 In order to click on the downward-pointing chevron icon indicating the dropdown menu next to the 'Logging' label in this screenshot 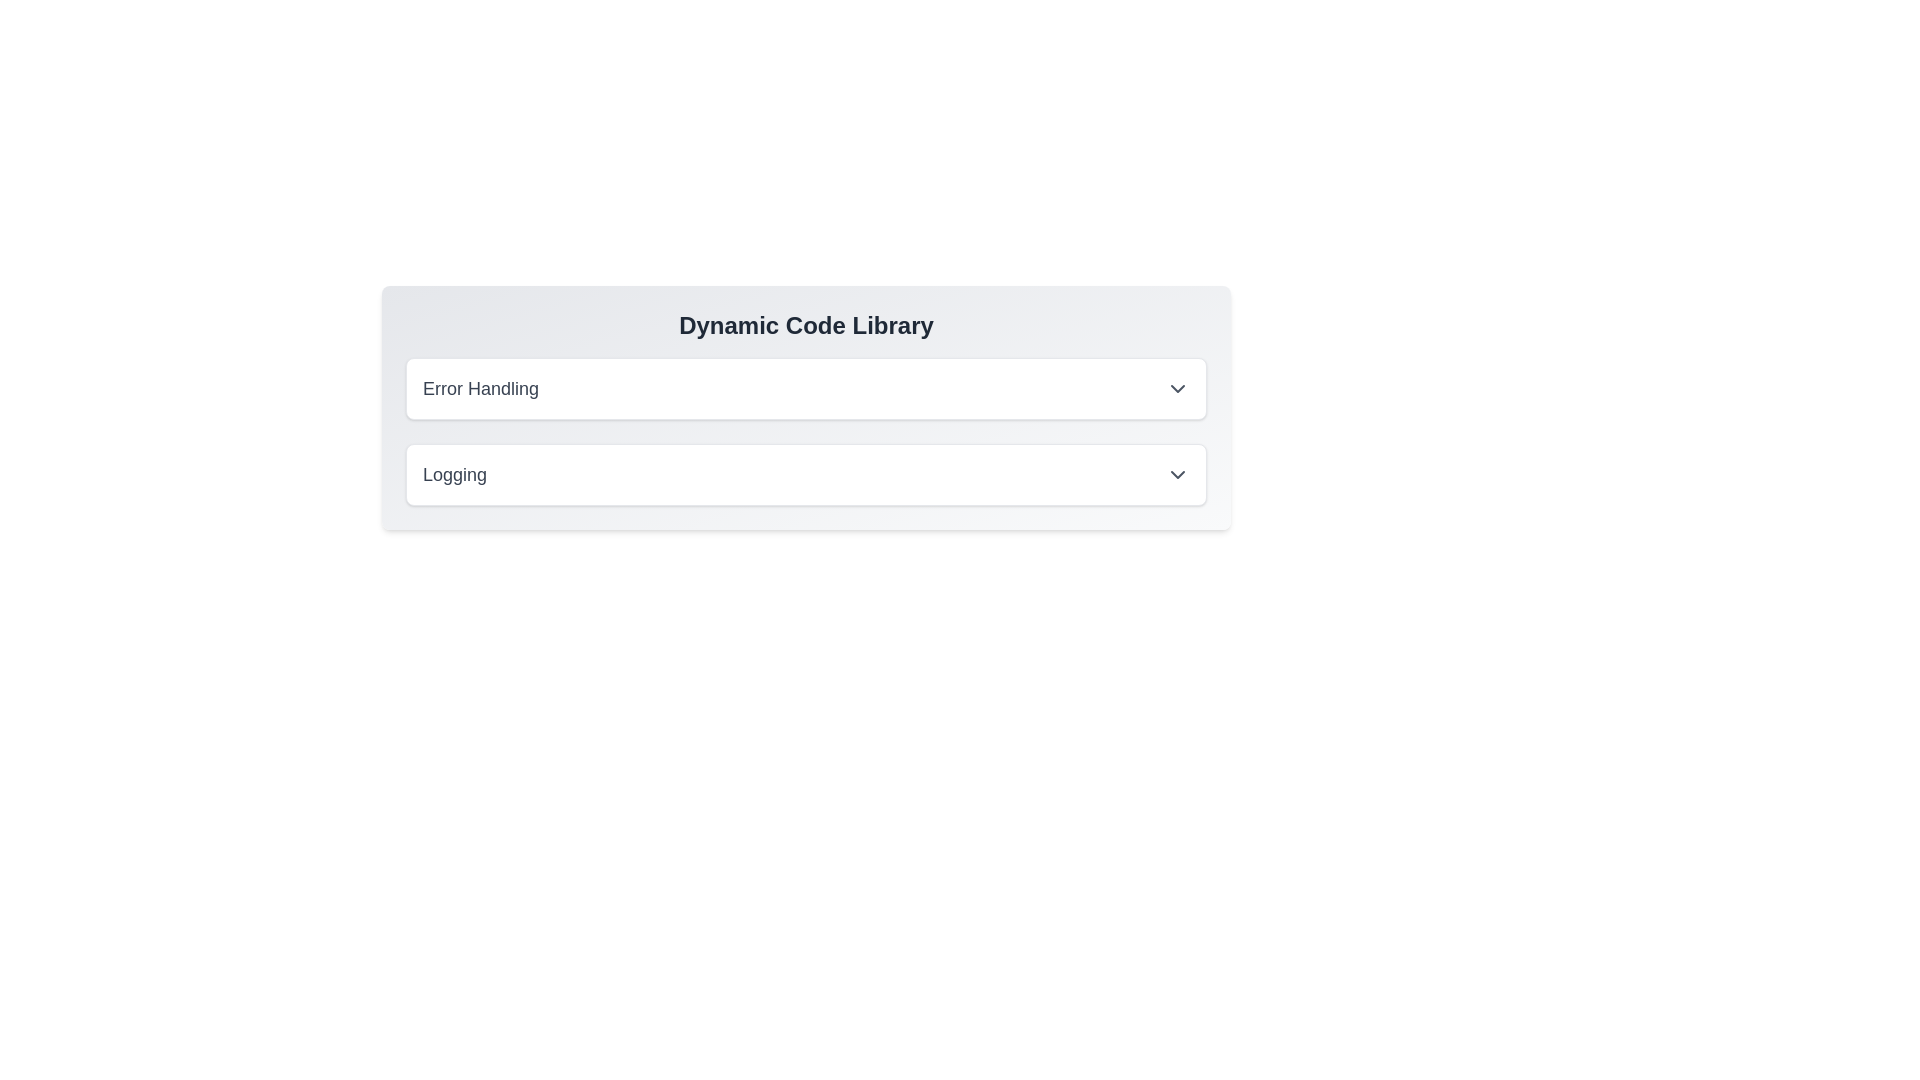, I will do `click(1177, 474)`.